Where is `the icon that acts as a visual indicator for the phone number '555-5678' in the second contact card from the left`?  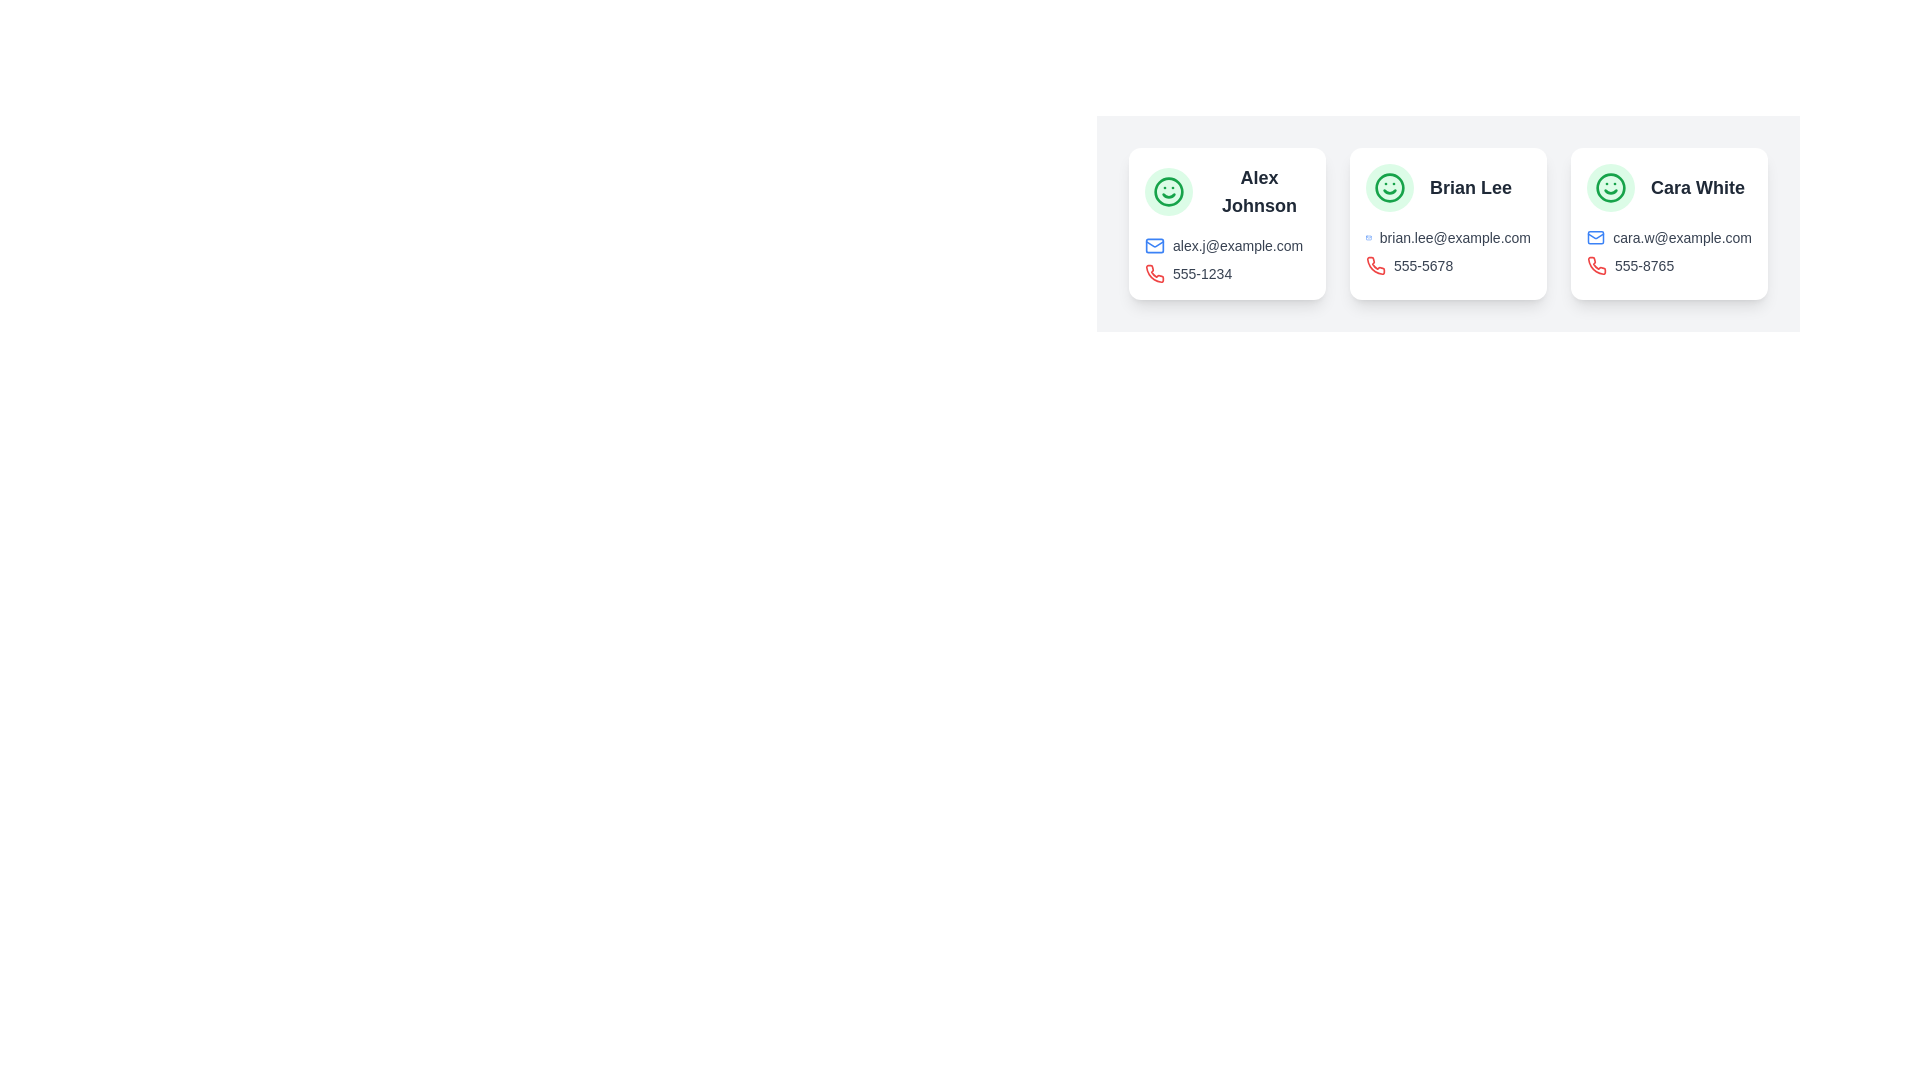
the icon that acts as a visual indicator for the phone number '555-5678' in the second contact card from the left is located at coordinates (1375, 265).